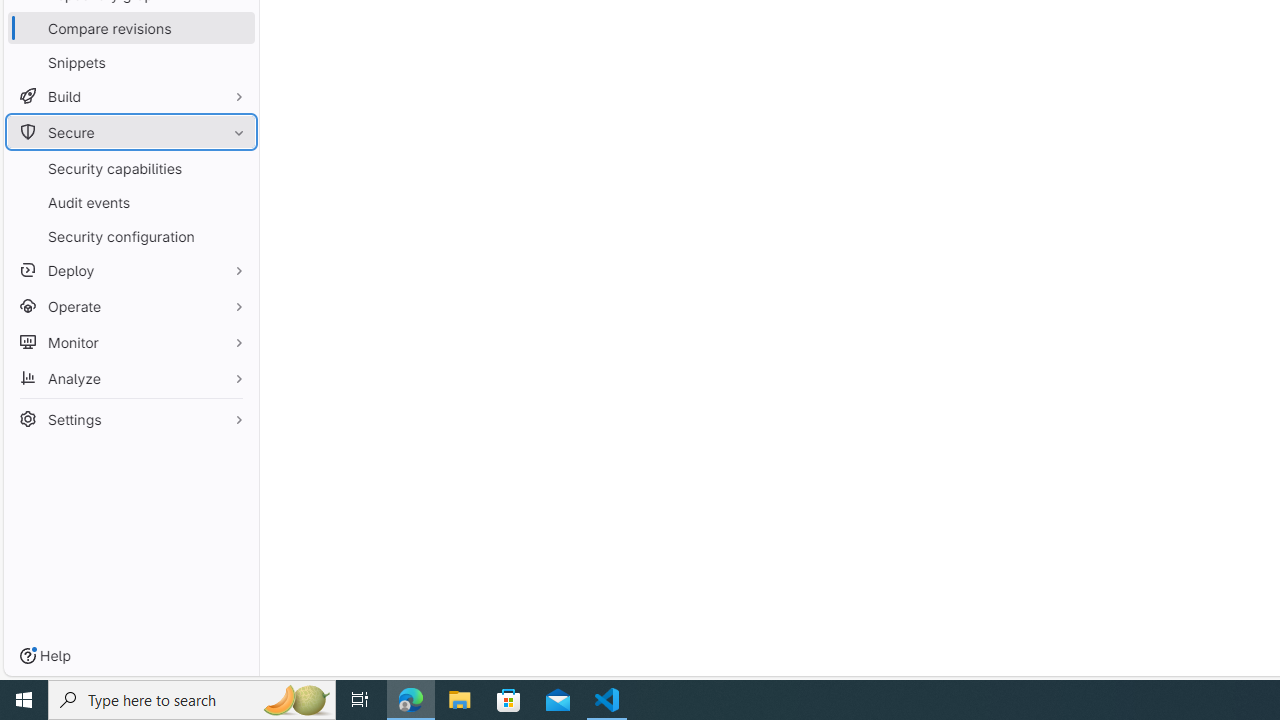  I want to click on 'Pin Security configuration', so click(234, 235).